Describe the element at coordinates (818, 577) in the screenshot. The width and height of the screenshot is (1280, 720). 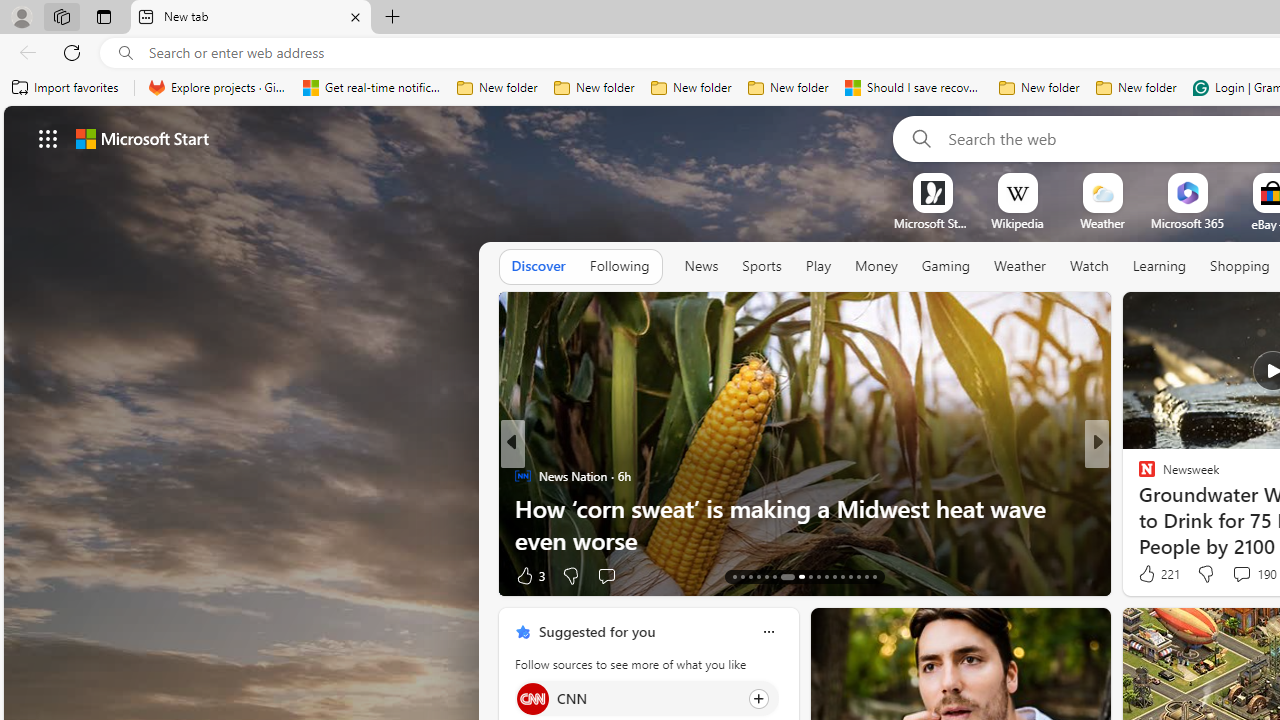
I see `'AutomationID: tab-22'` at that location.